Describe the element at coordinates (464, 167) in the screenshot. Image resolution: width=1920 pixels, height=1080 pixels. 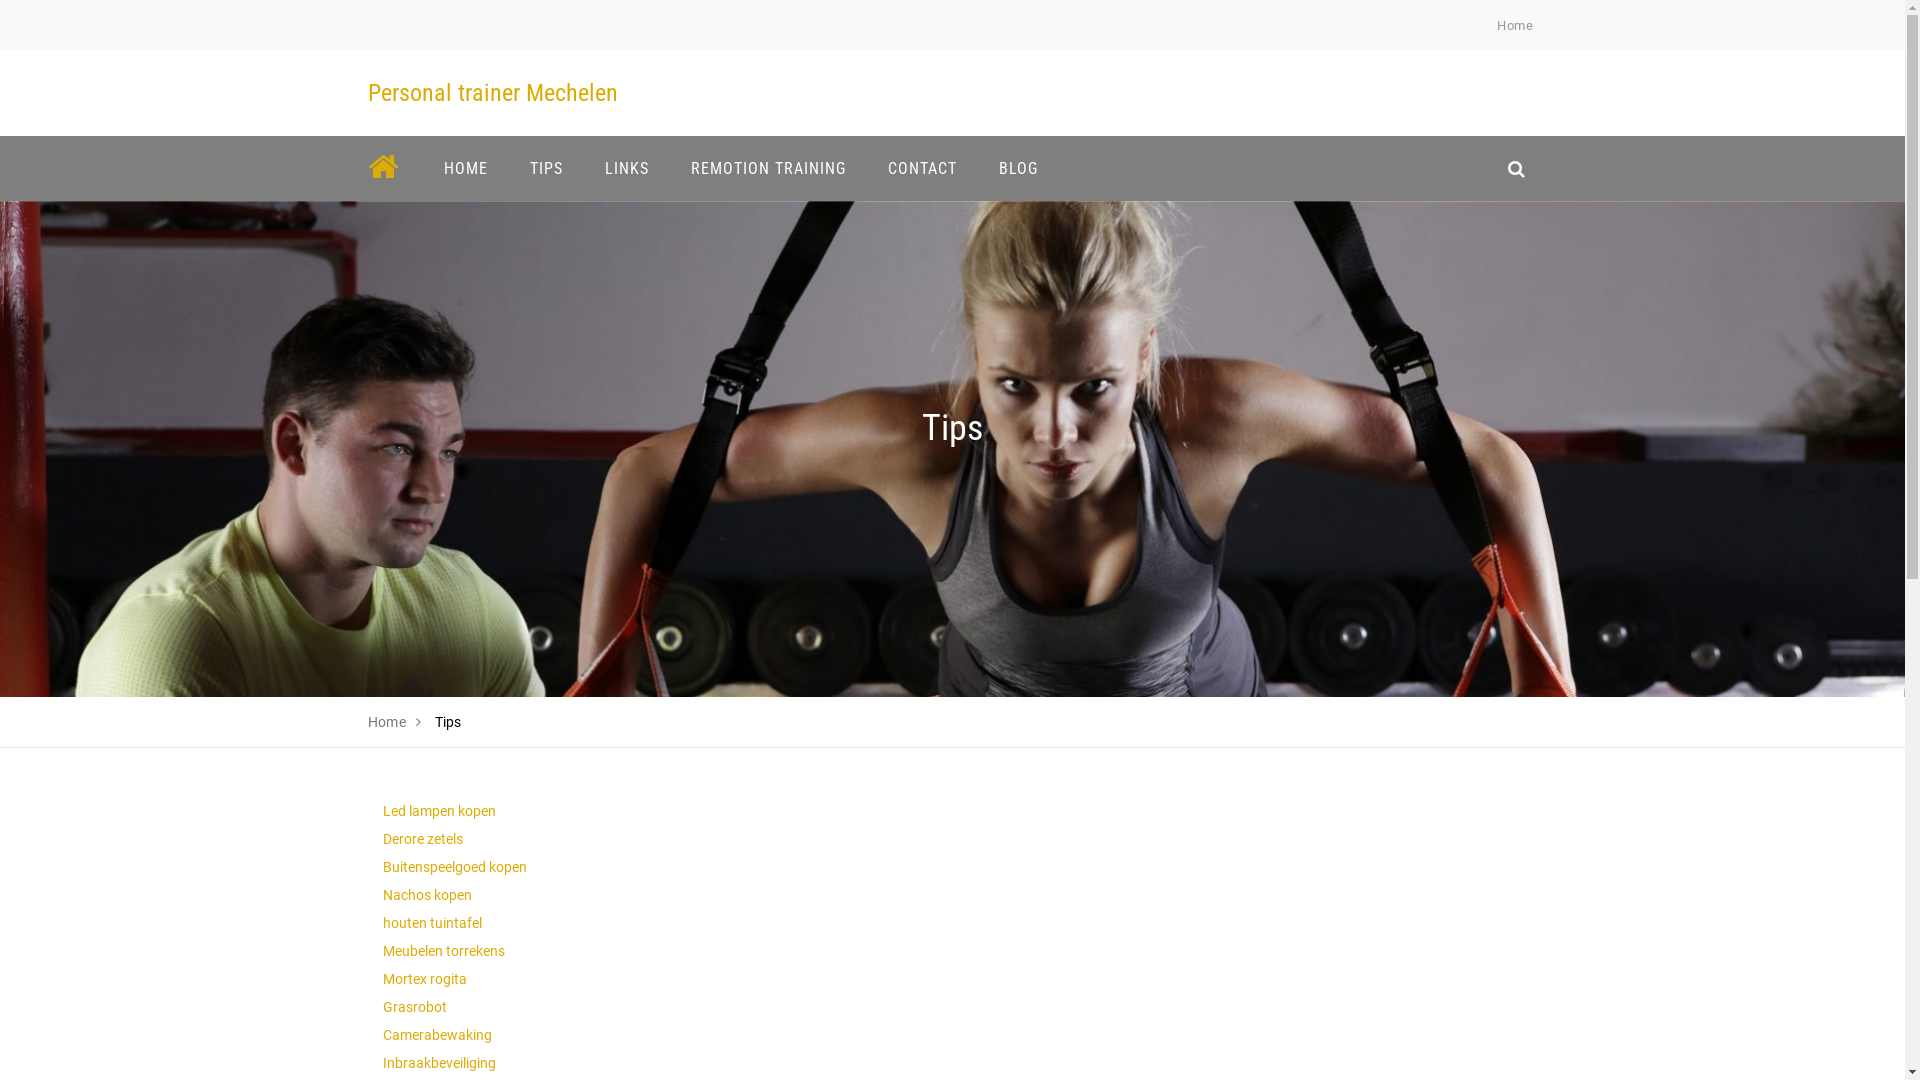
I see `'HOME'` at that location.